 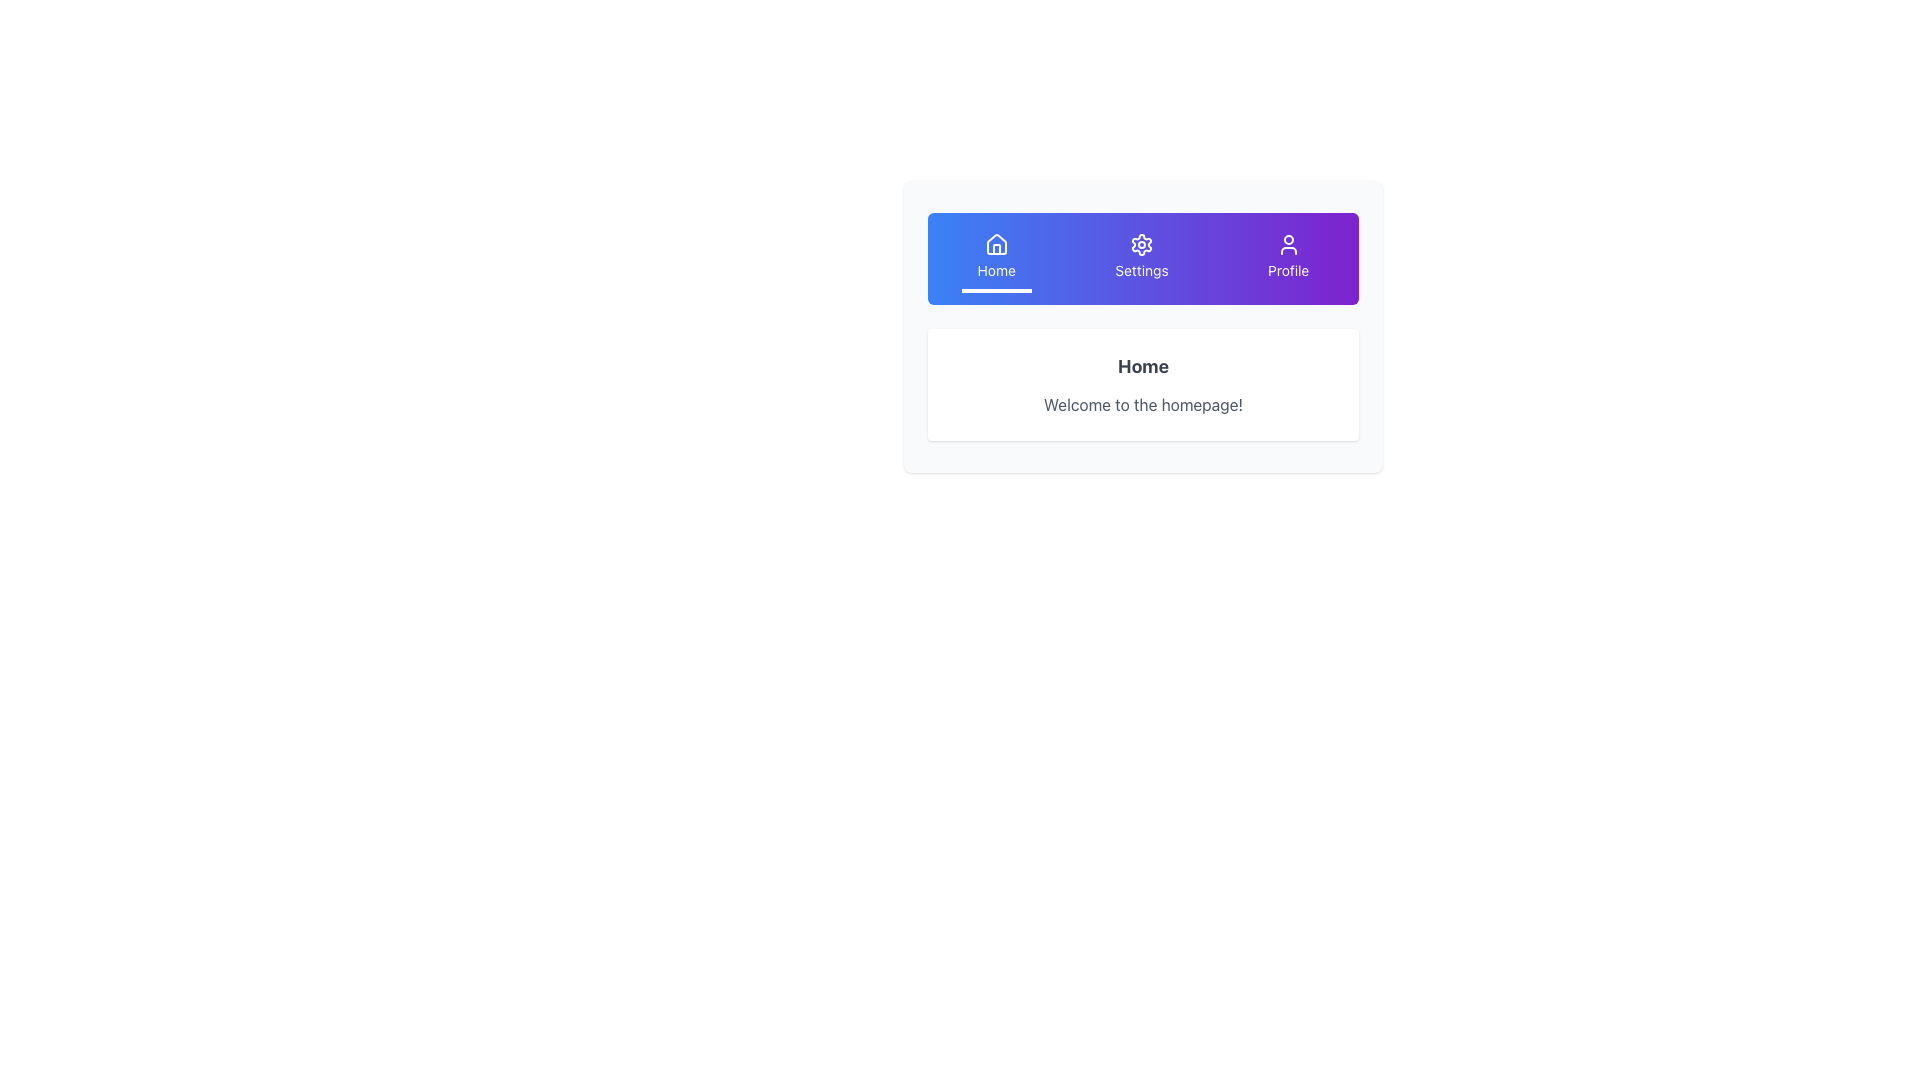 I want to click on the 'Home' text label, which is displayed in bold, large font and is grayish in tone, positioned above the subtitle 'Welcome to the homepage!', so click(x=1143, y=366).